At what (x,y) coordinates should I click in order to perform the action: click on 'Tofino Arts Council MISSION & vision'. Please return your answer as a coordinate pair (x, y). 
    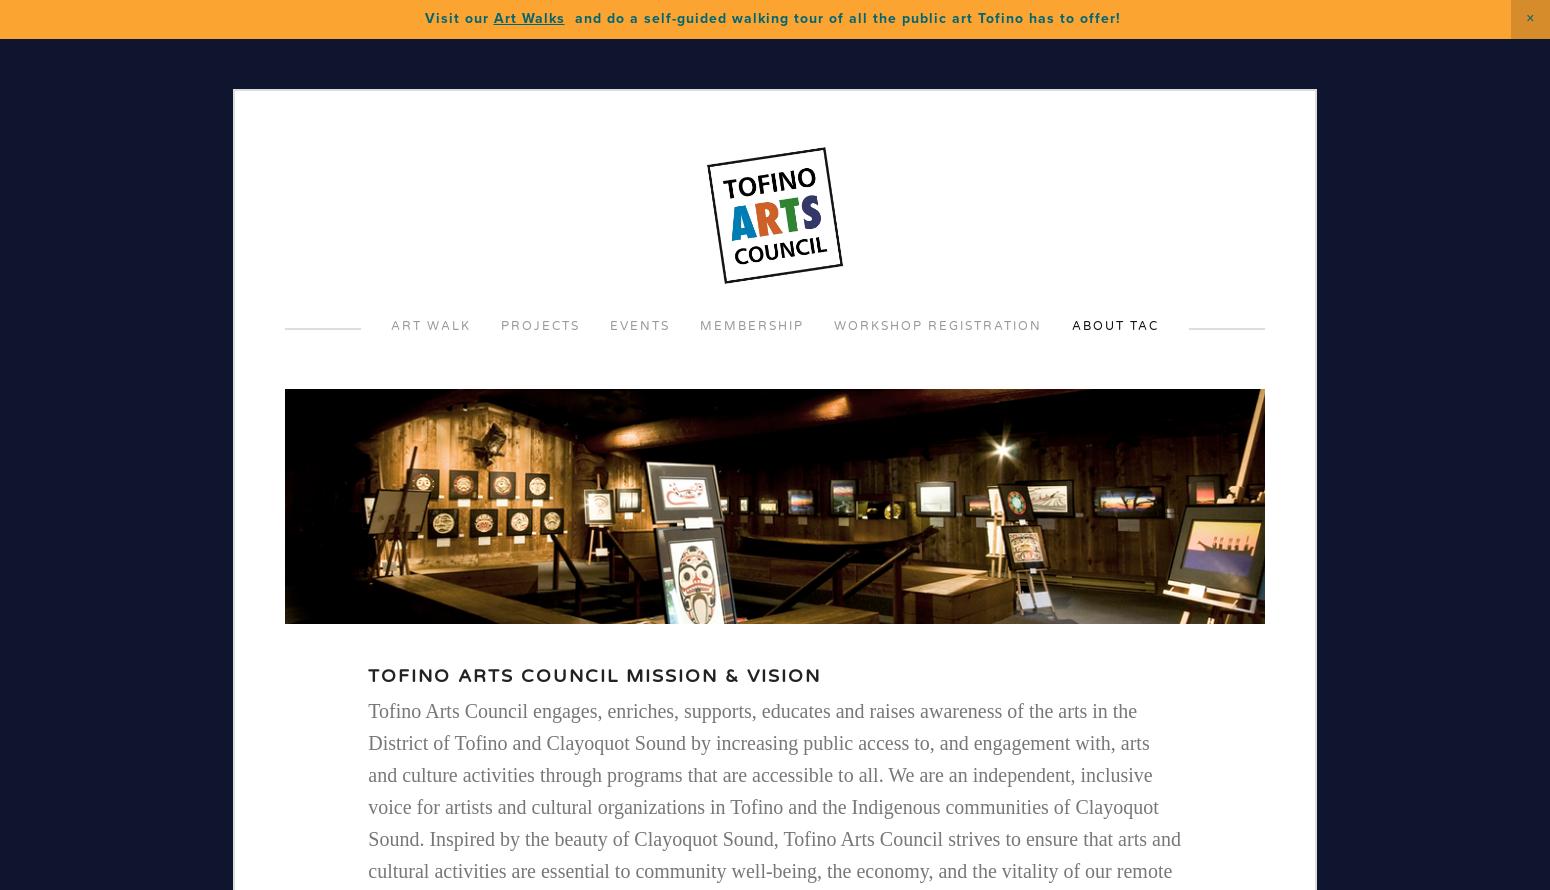
    Looking at the image, I should click on (366, 675).